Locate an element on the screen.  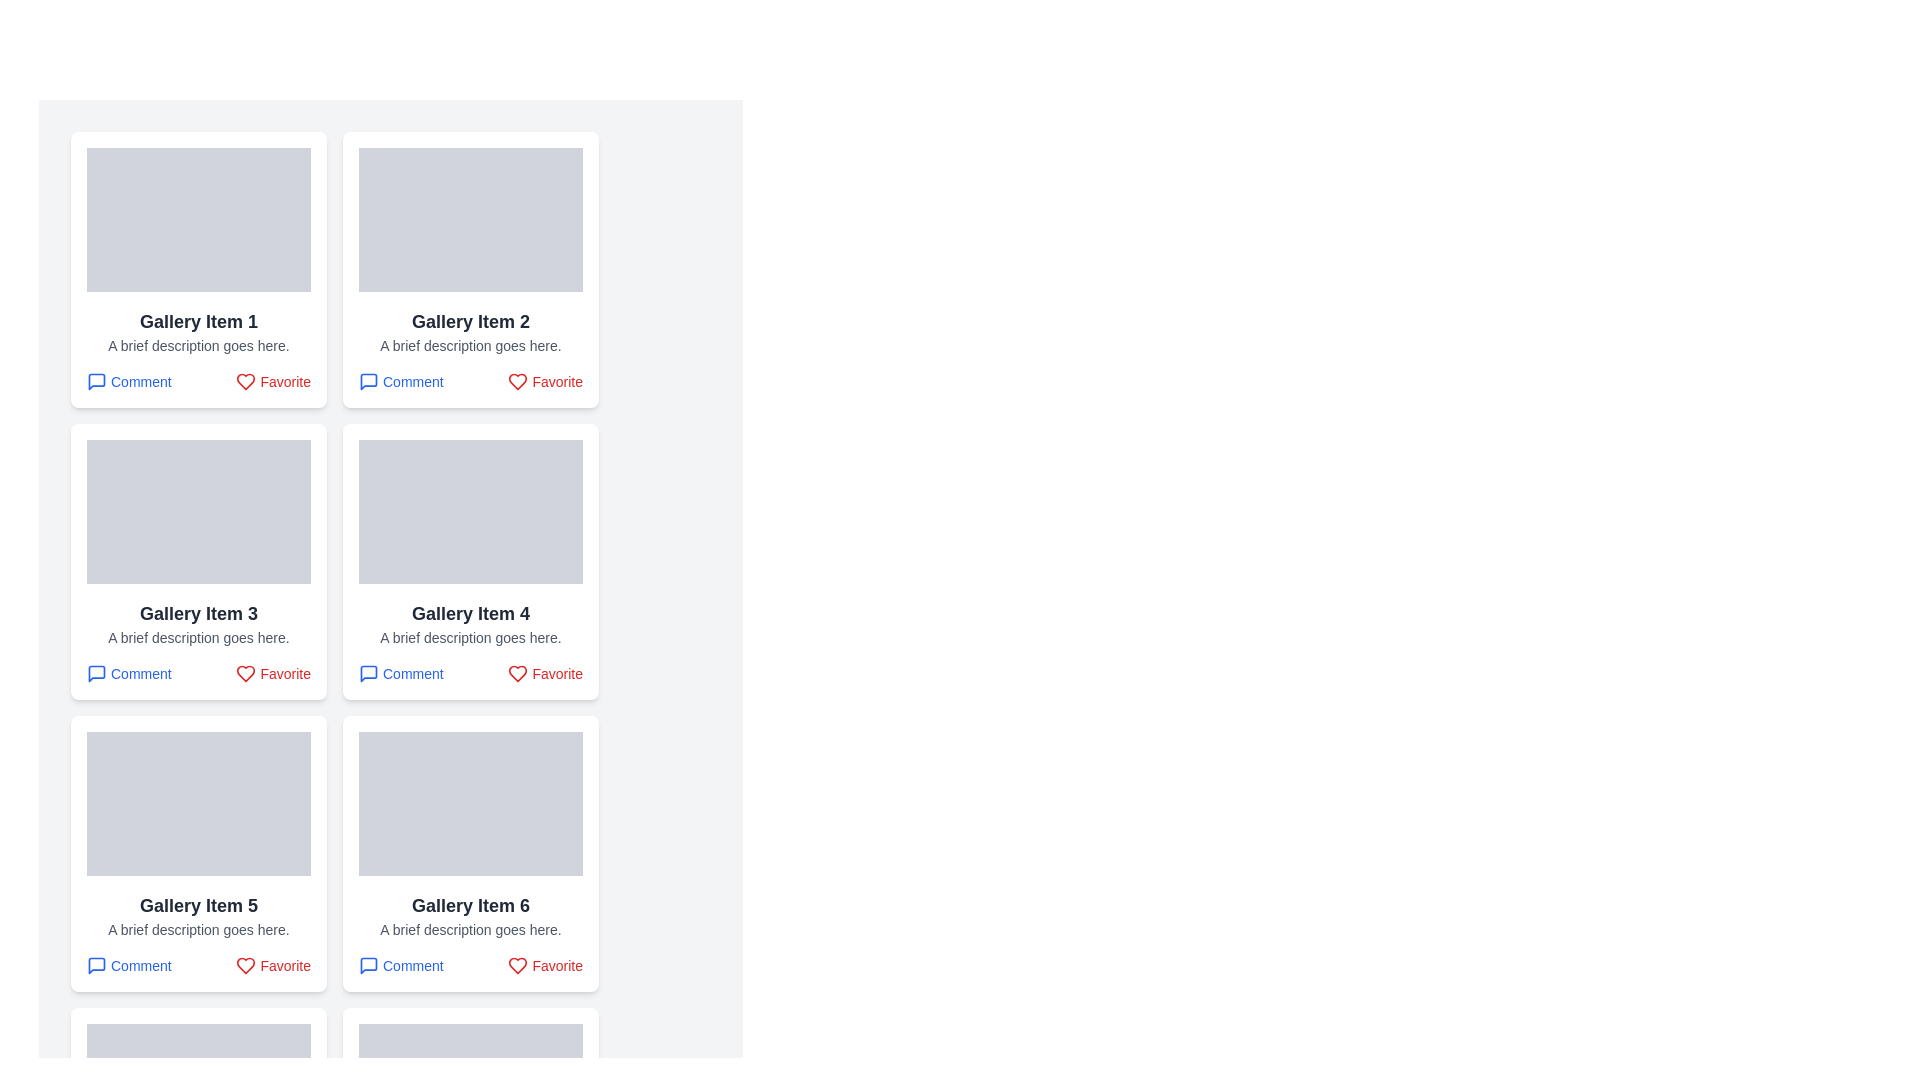
the favorite button located at the bottom-right corner of the card for 'Gallery Item 5' to mark the item as favorite is located at coordinates (272, 964).